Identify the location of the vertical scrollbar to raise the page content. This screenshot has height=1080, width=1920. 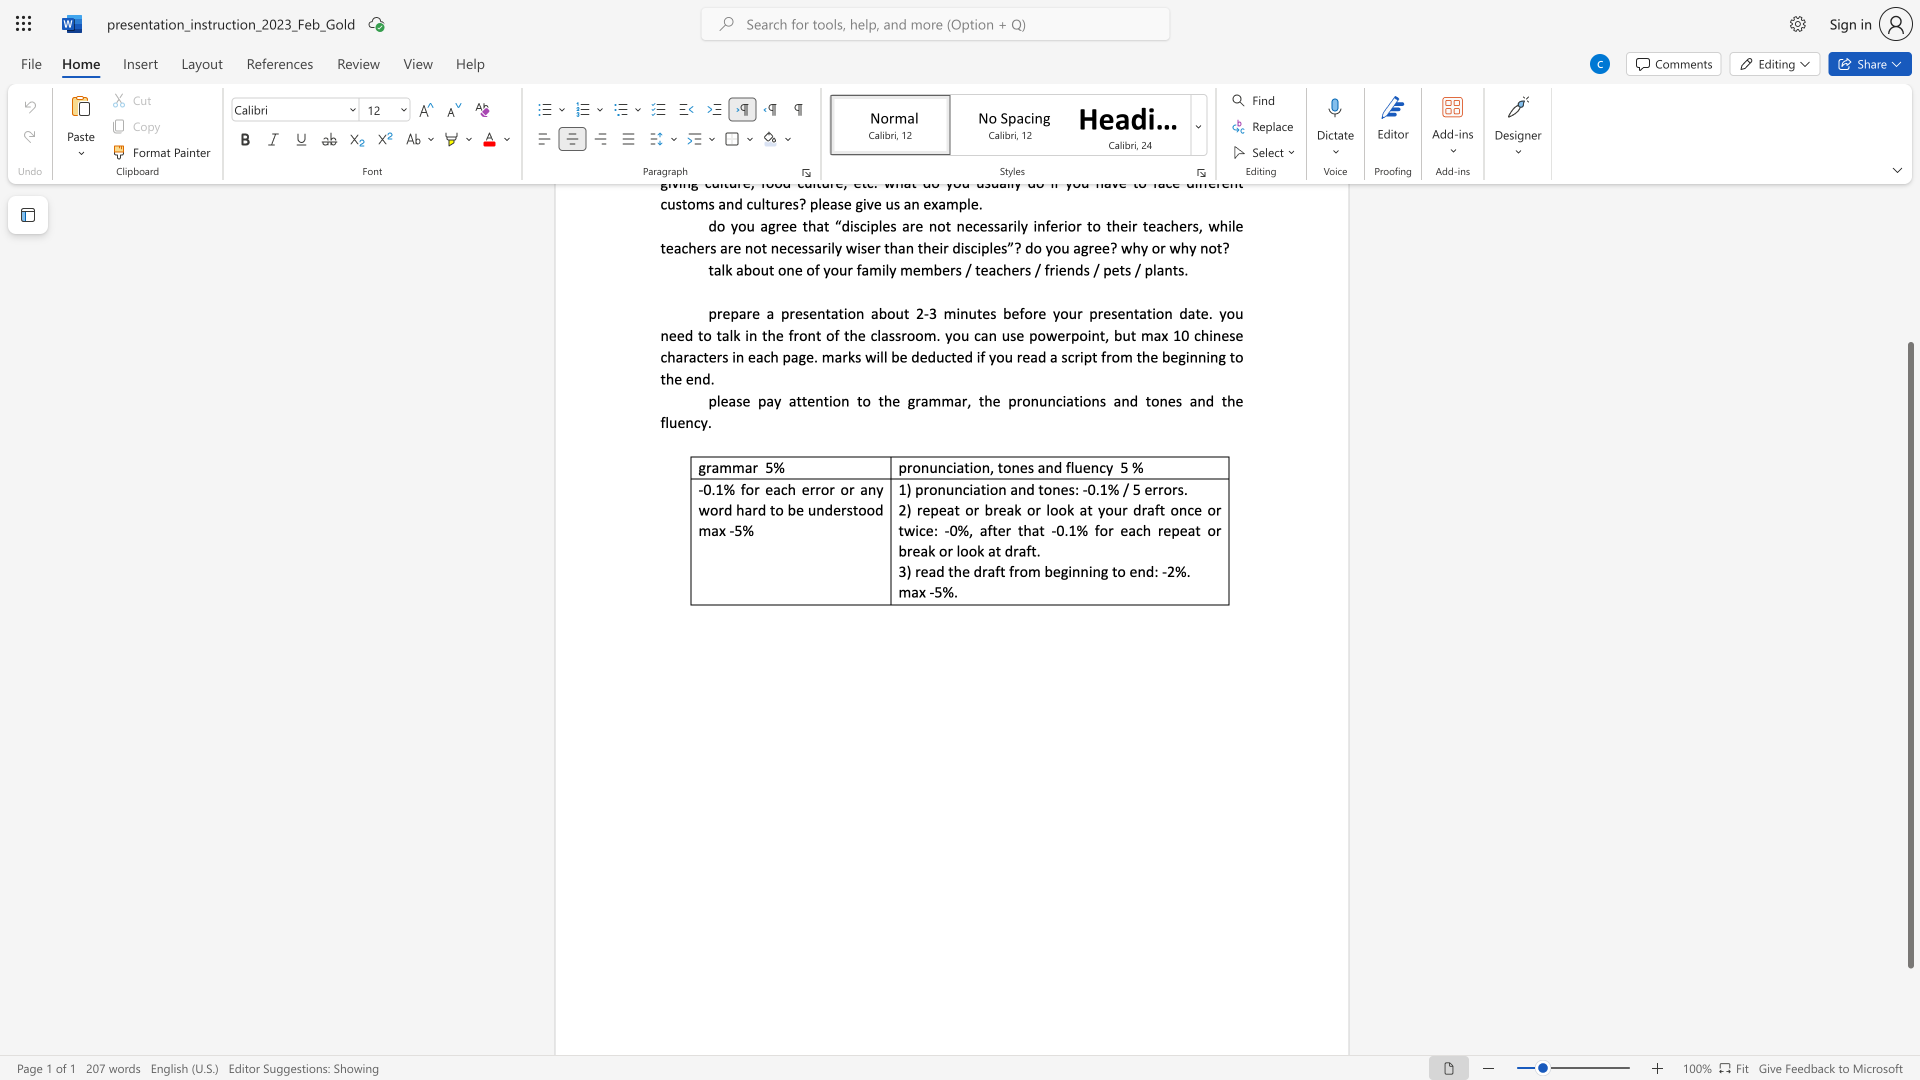
(1909, 270).